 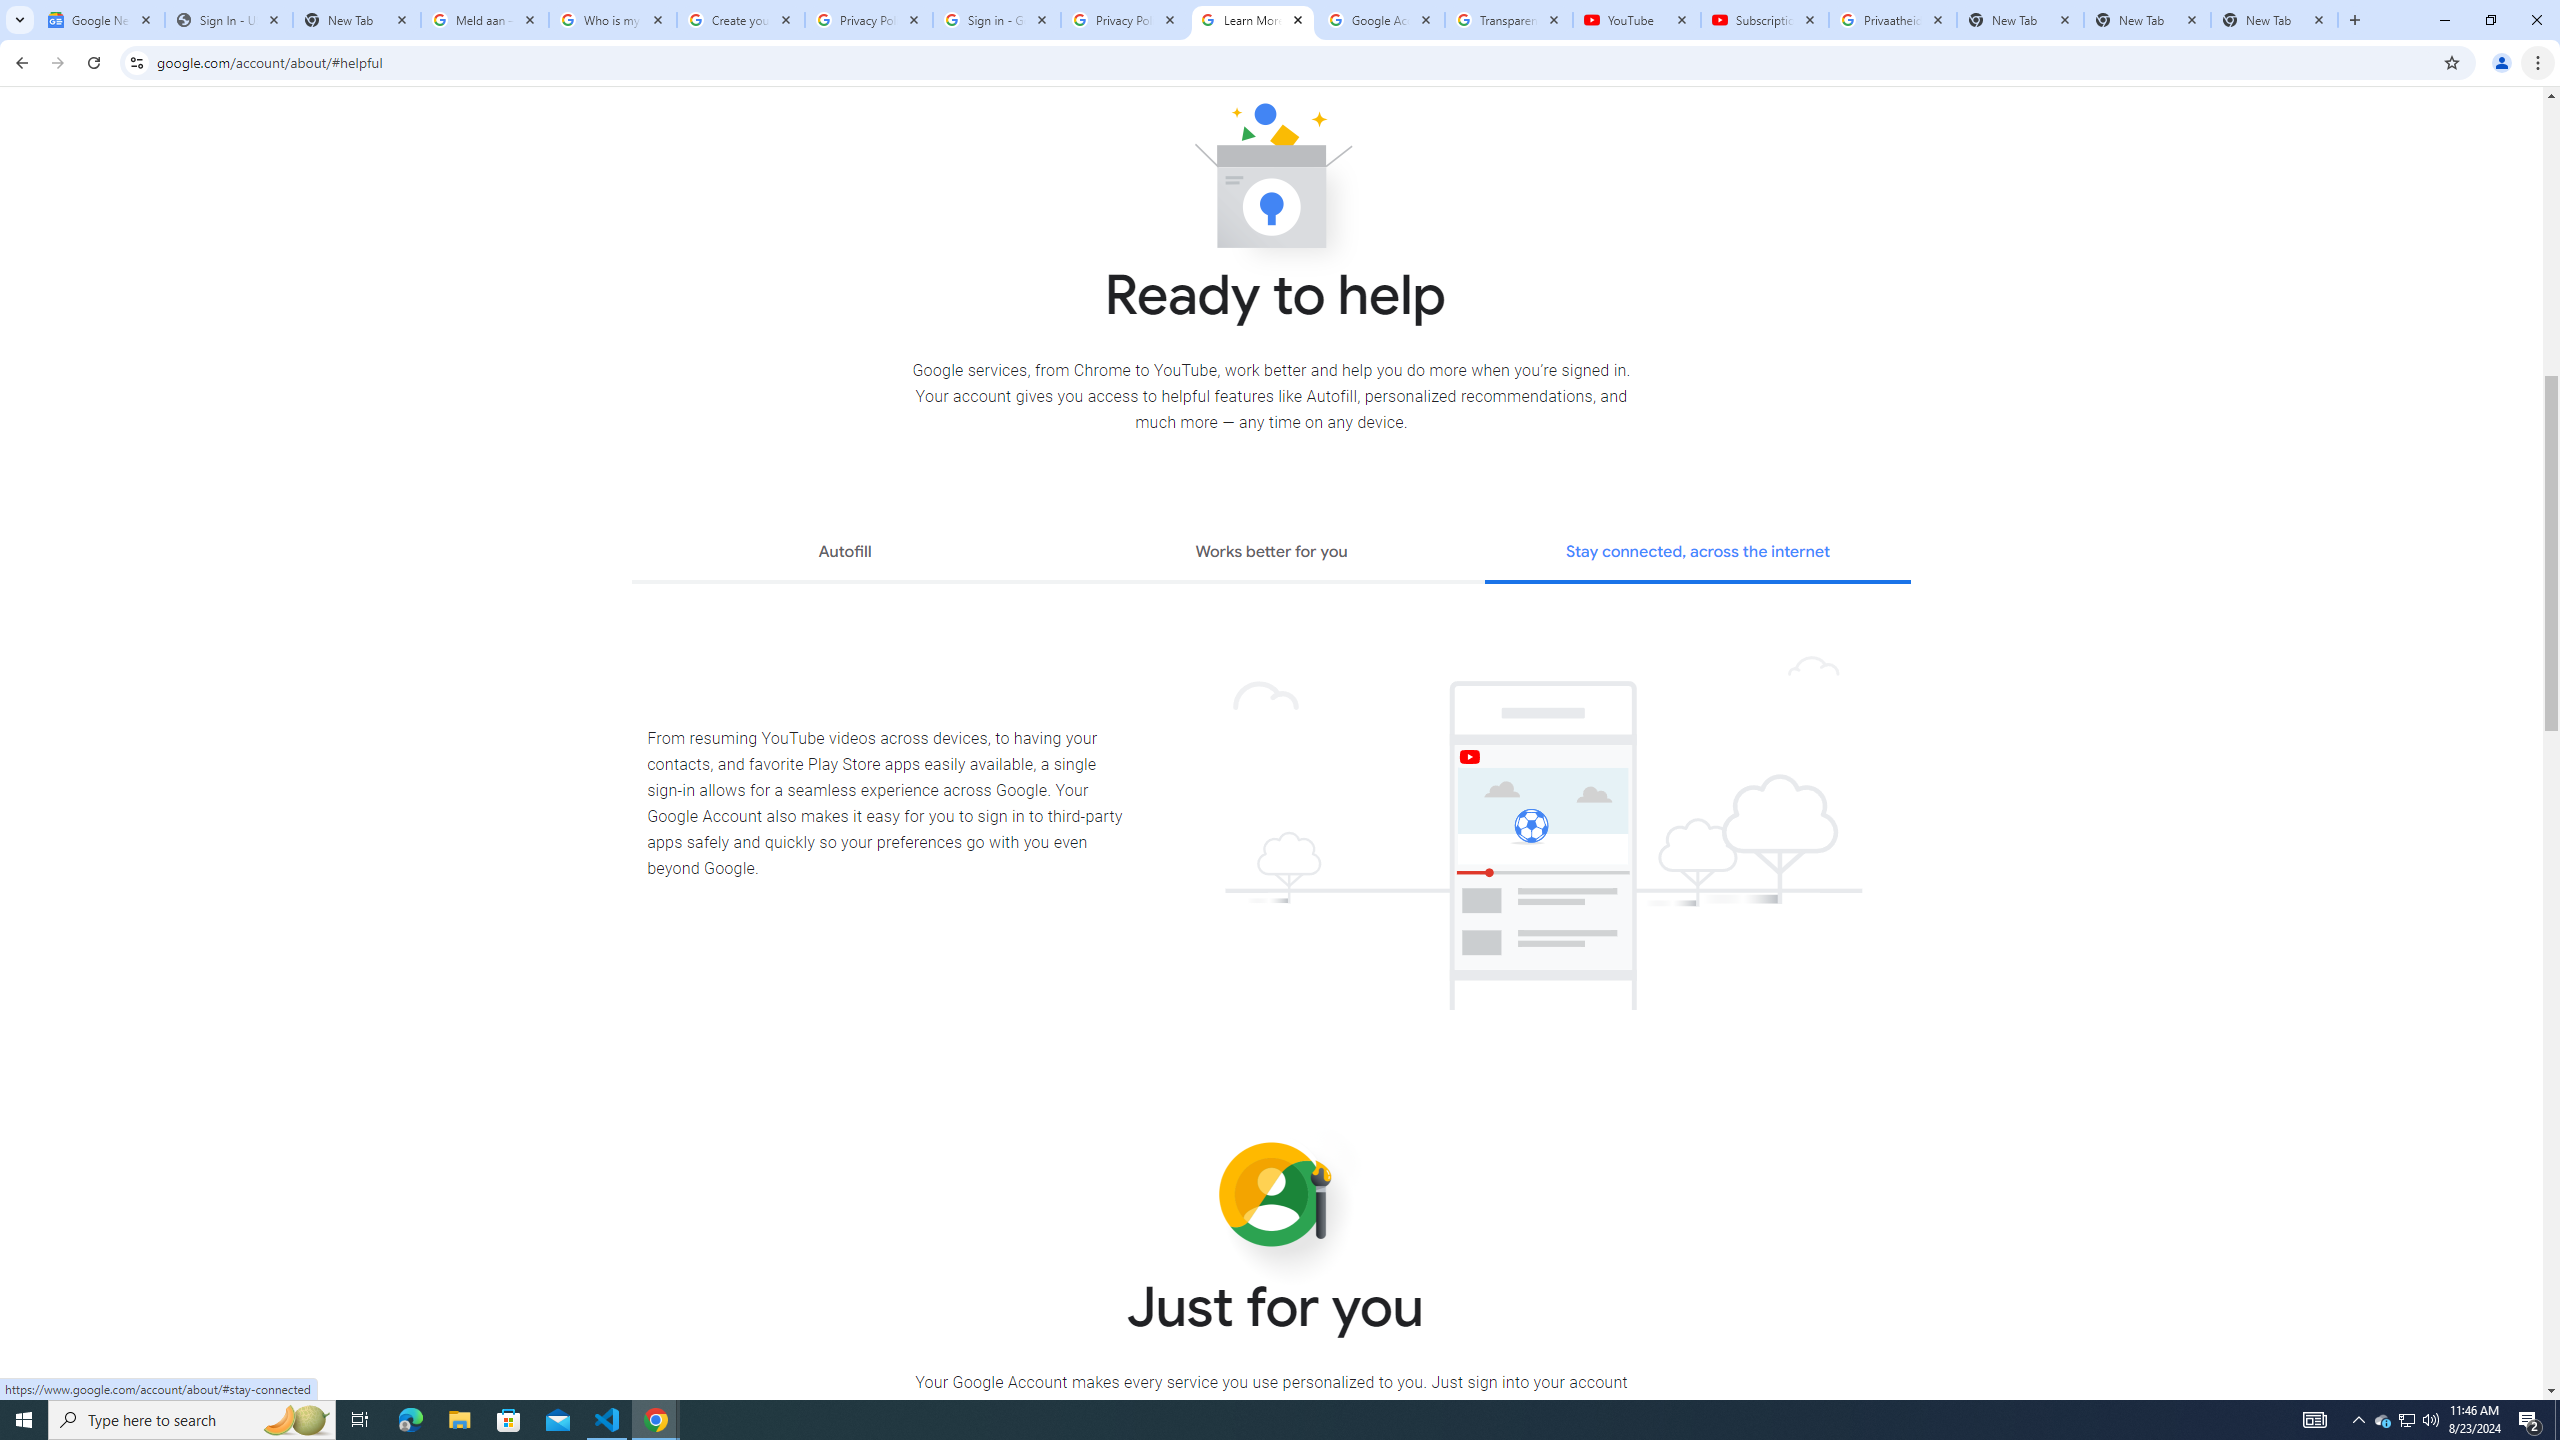 I want to click on 'Autofill', so click(x=843, y=554).